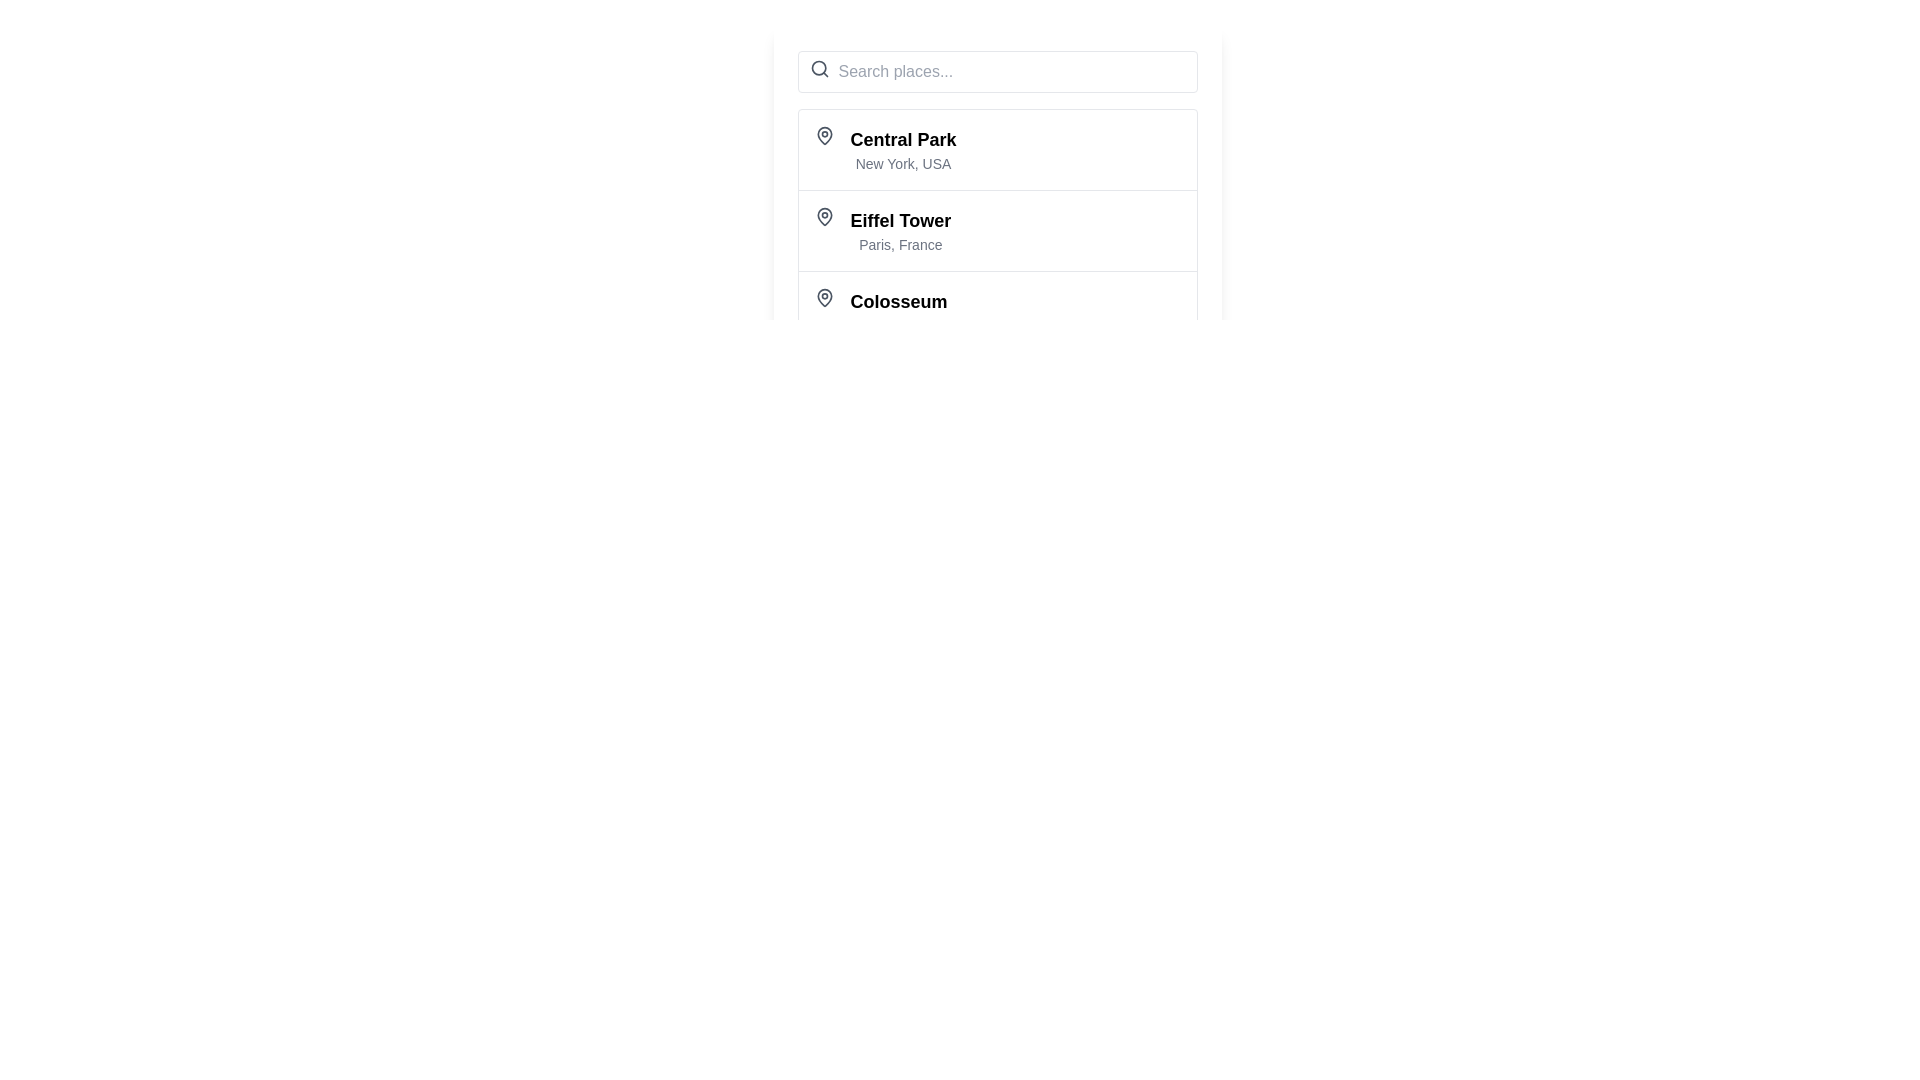  What do you see at coordinates (997, 229) in the screenshot?
I see `the second selectable list item representing the Eiffel Tower` at bounding box center [997, 229].